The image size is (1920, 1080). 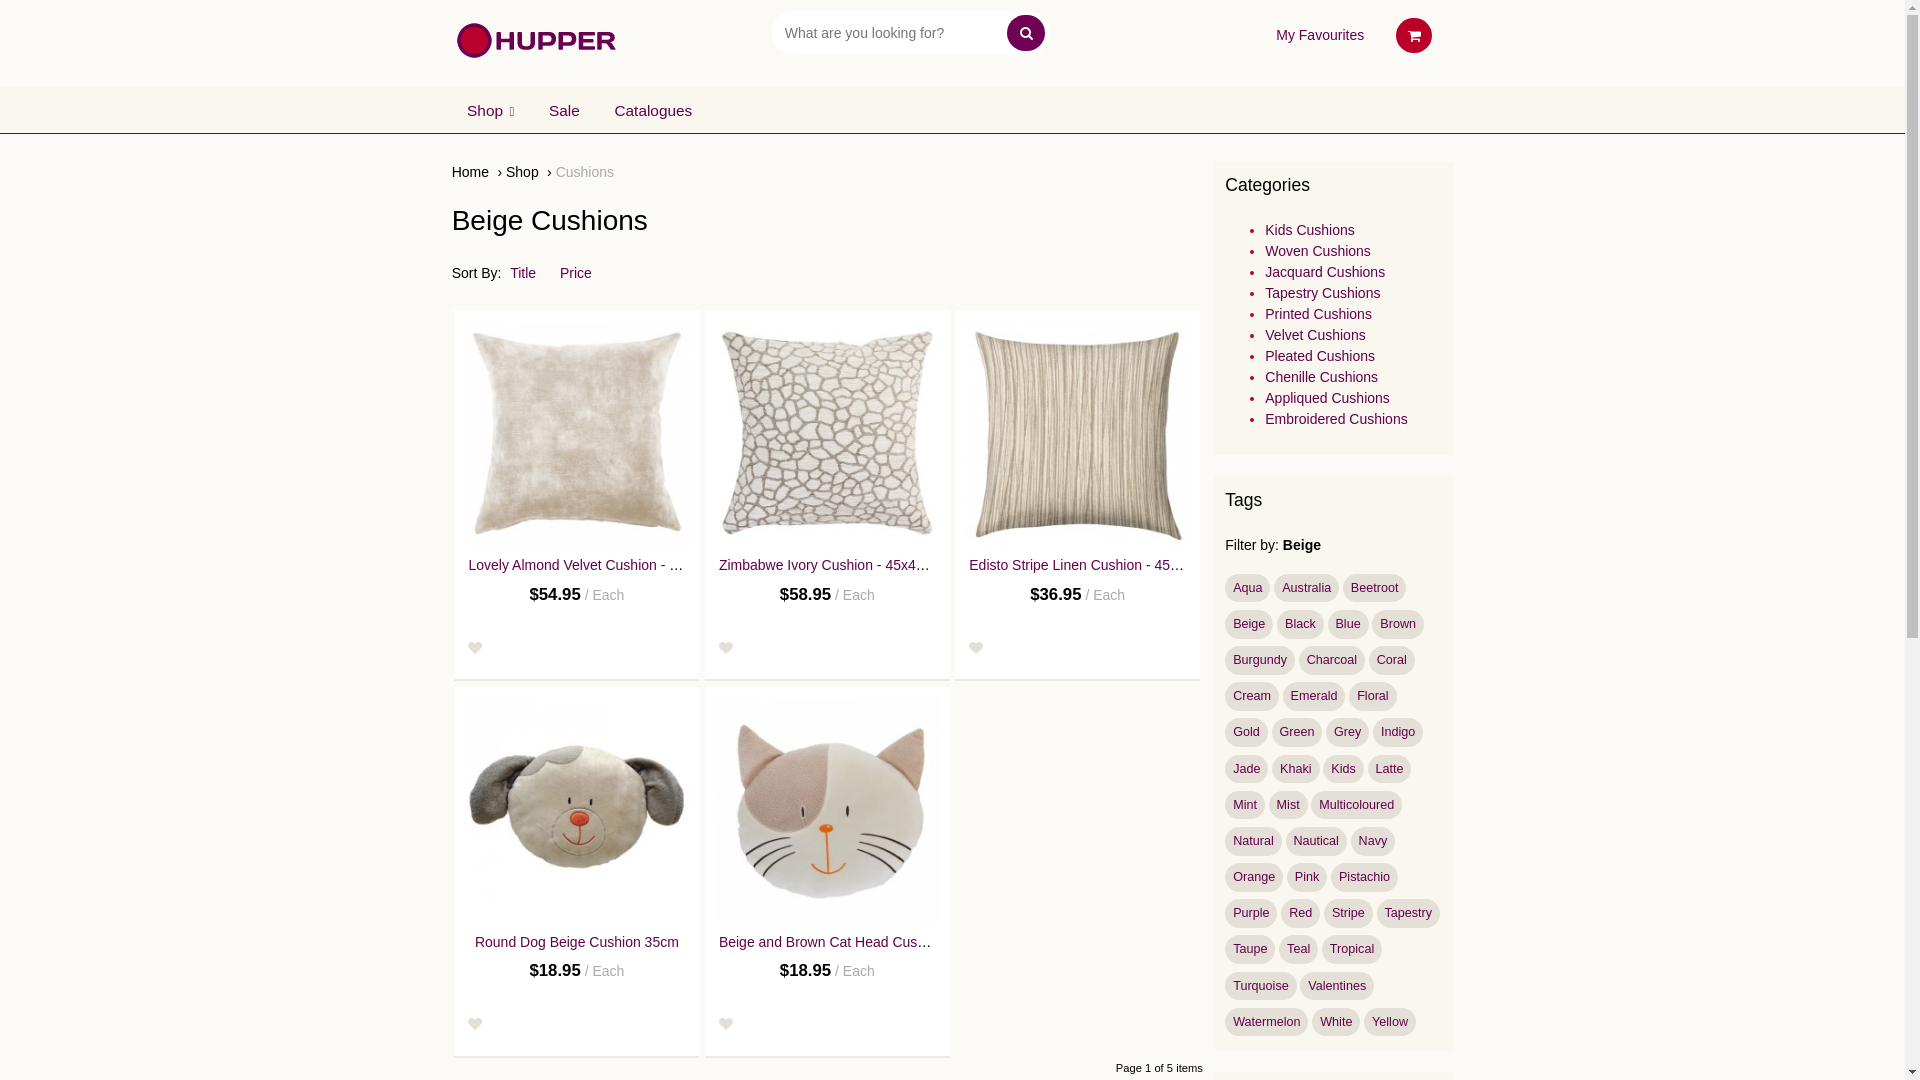 I want to click on 'Velvet Cushions', so click(x=1315, y=334).